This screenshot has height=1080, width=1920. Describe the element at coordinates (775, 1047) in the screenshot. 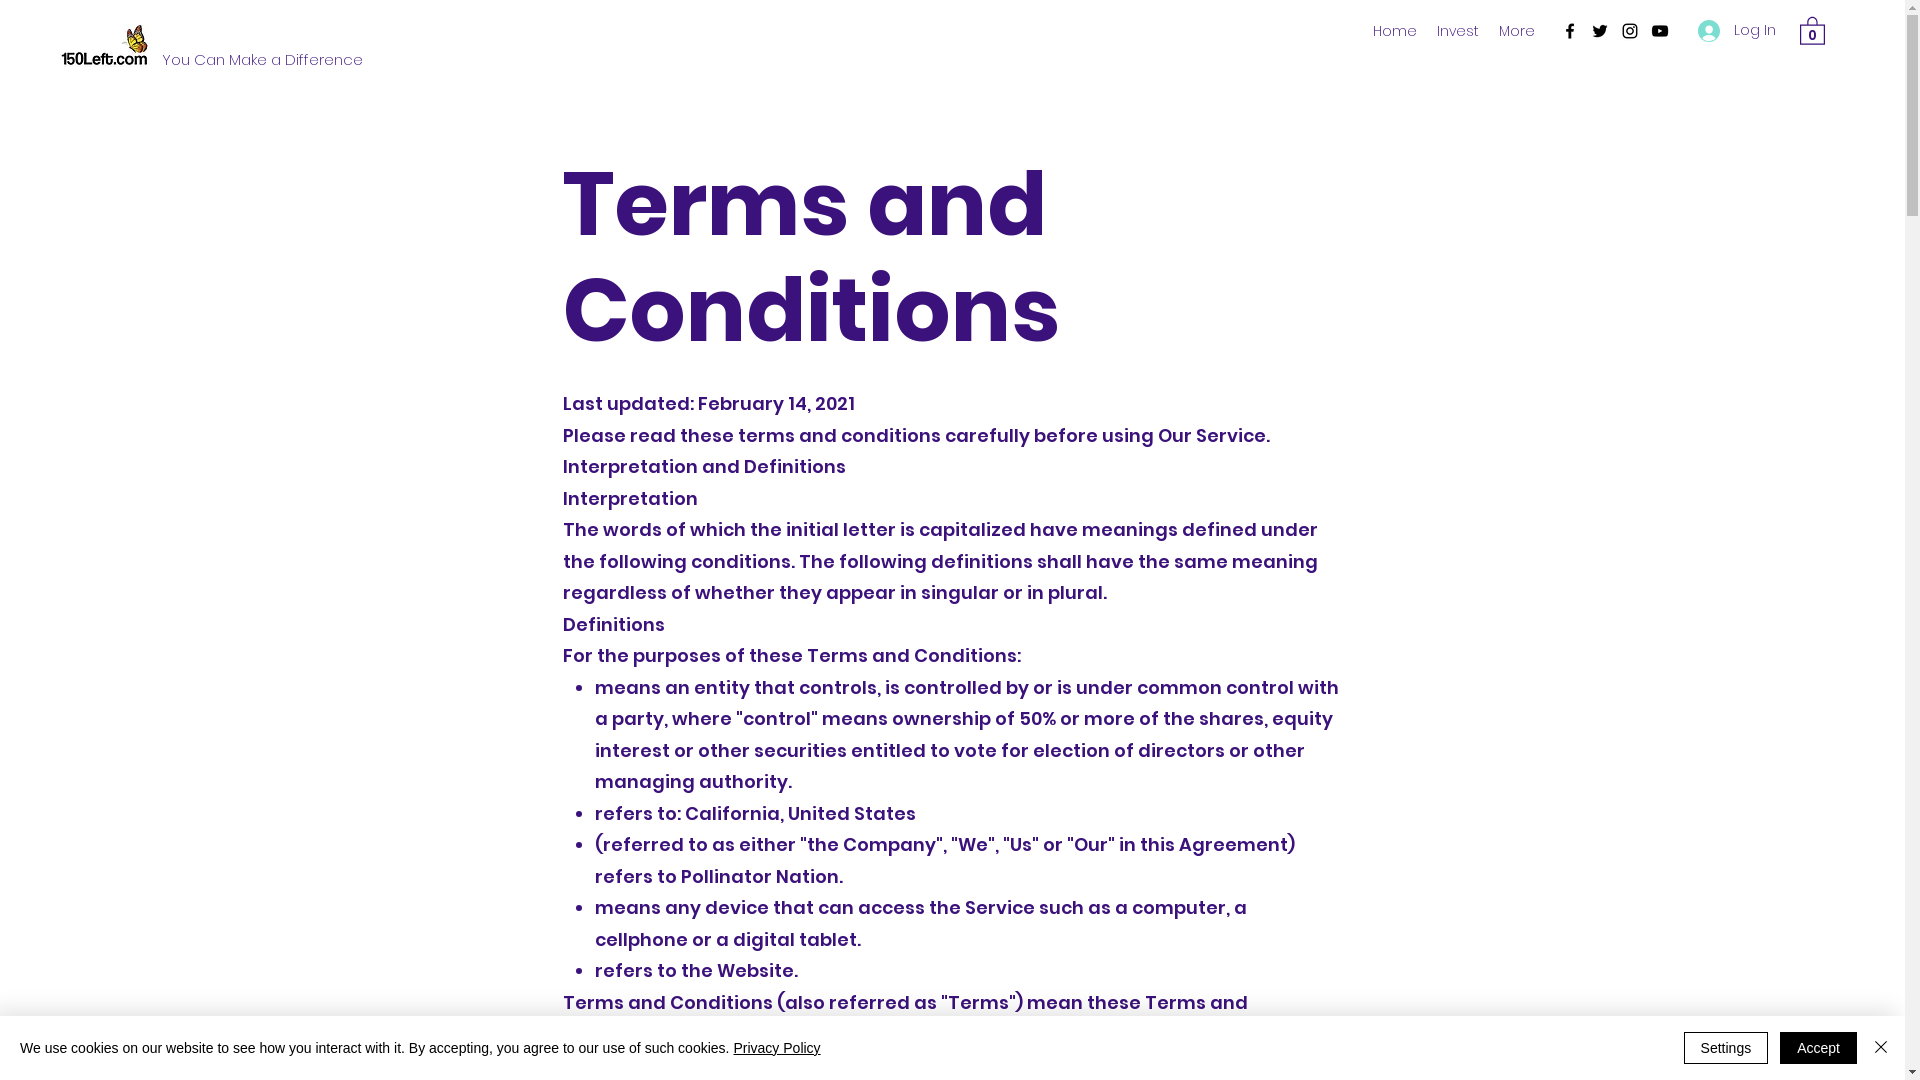

I see `'Privacy Policy'` at that location.